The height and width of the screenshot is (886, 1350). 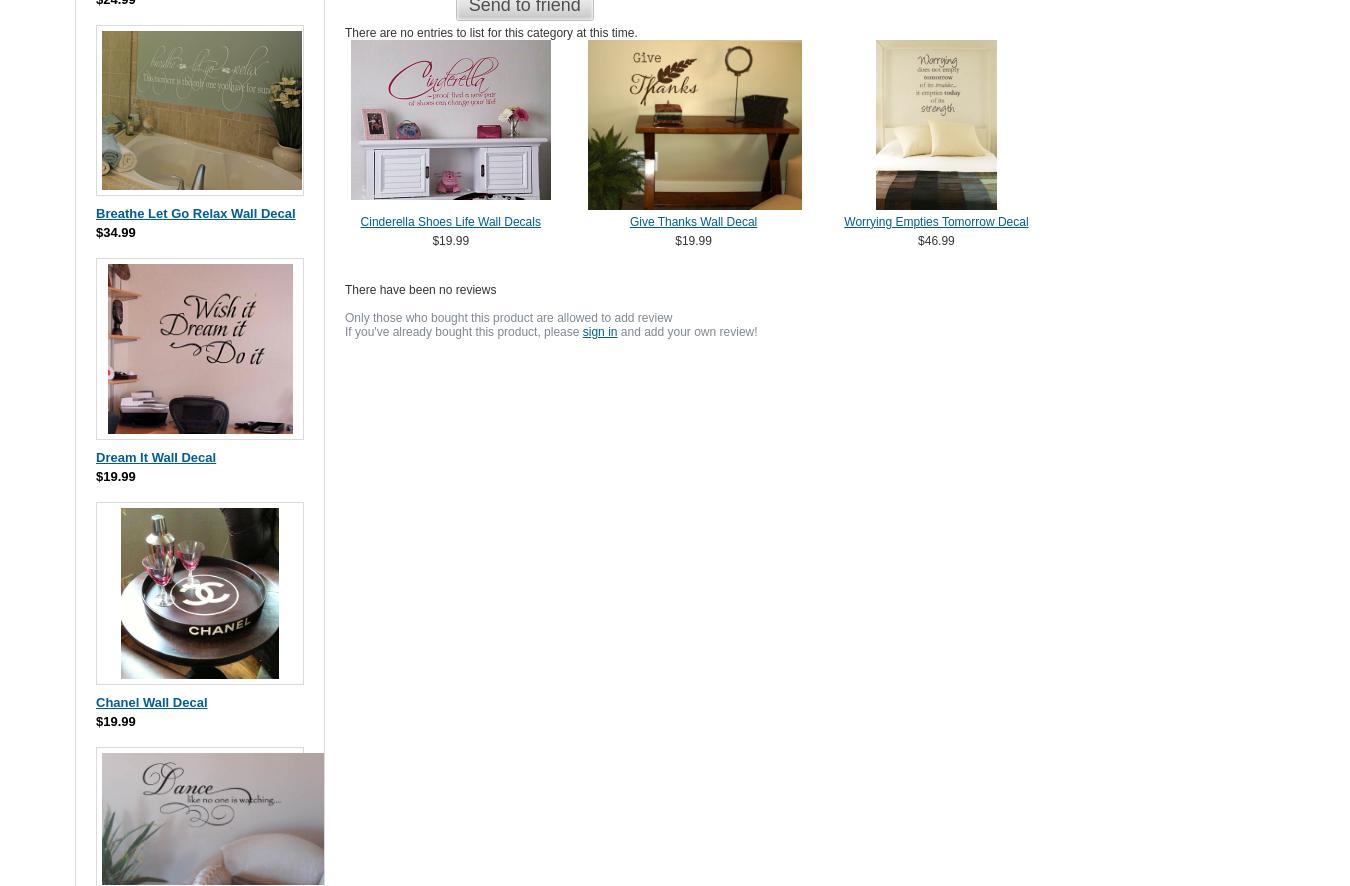 What do you see at coordinates (934, 239) in the screenshot?
I see `'$46.99'` at bounding box center [934, 239].